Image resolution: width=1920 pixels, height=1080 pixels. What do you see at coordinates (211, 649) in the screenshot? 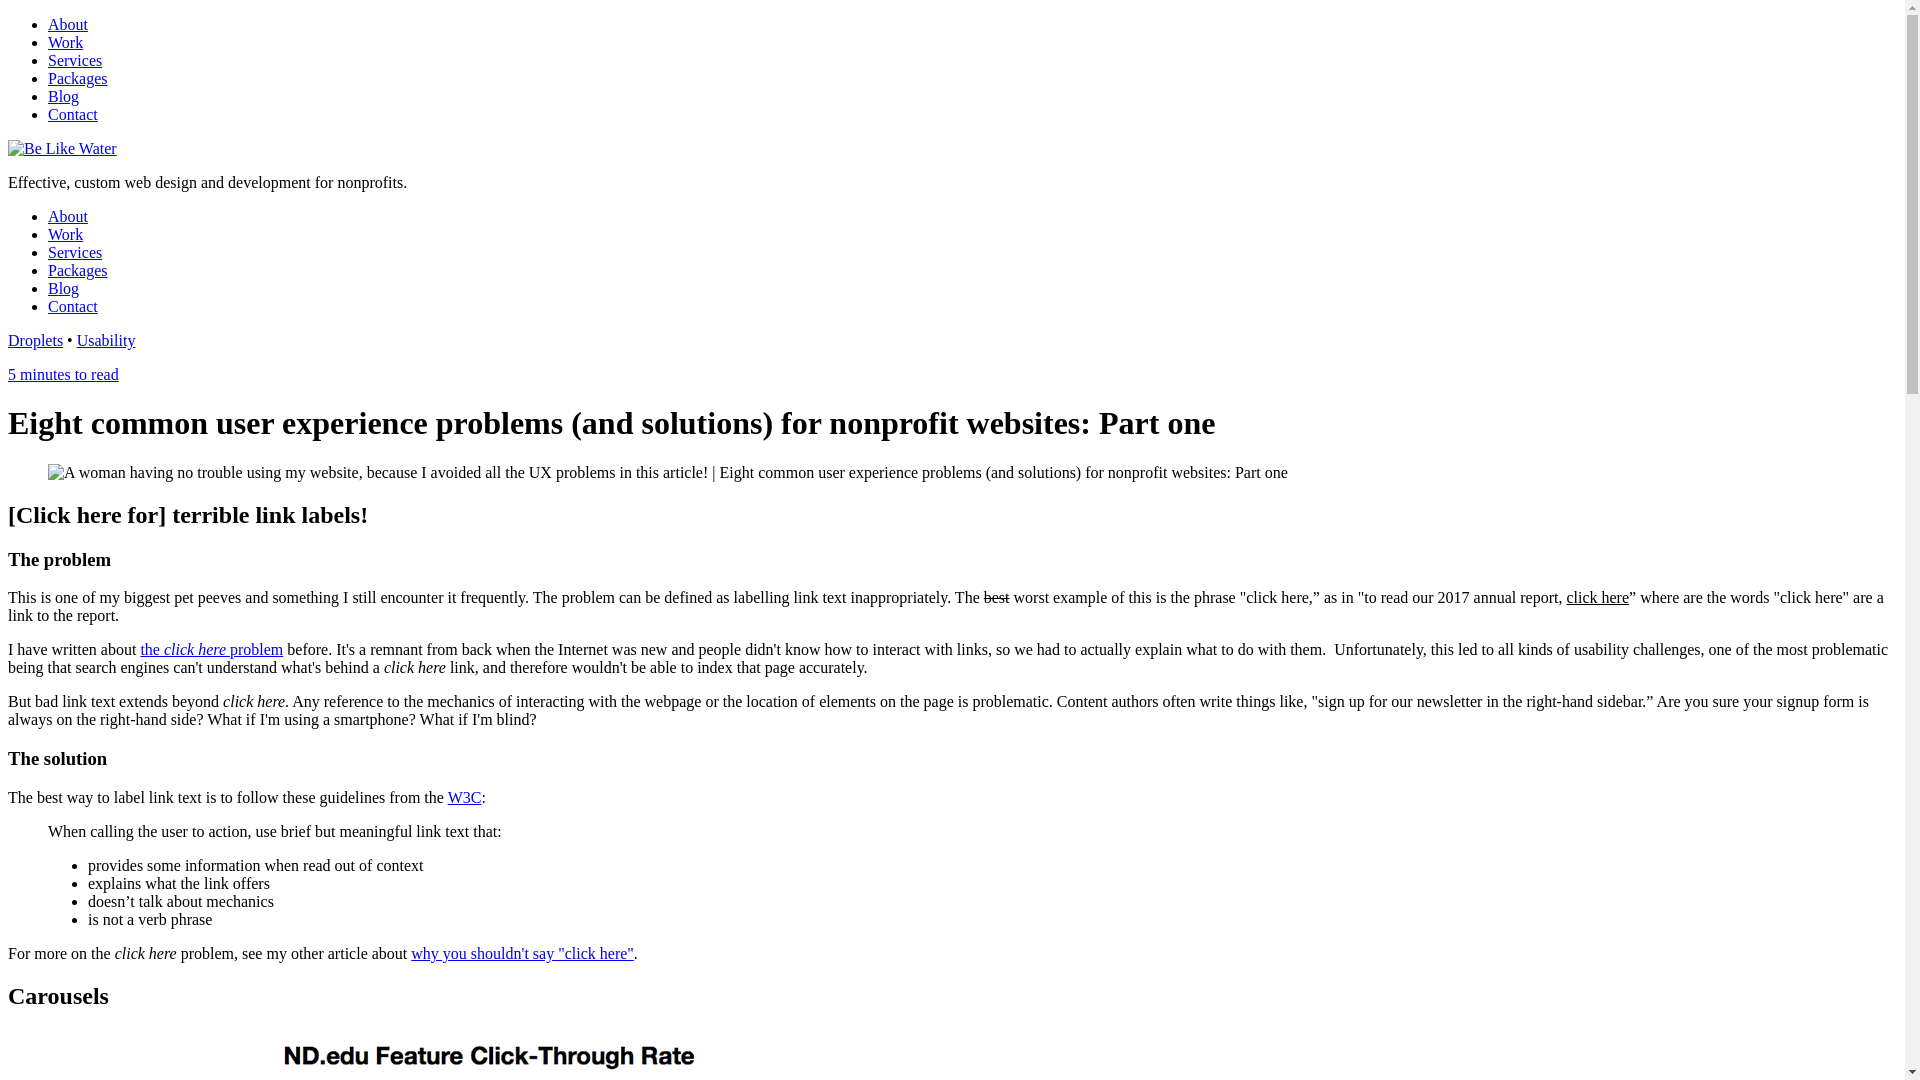
I see `'the click here problem'` at bounding box center [211, 649].